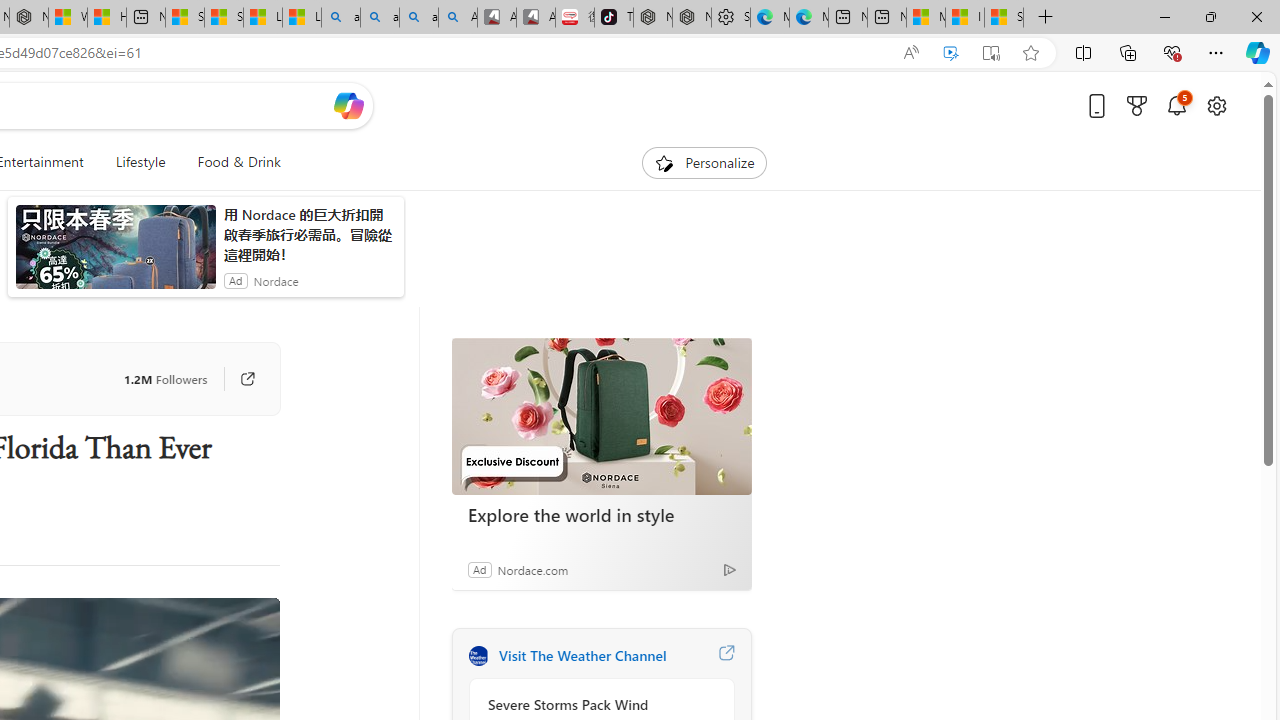  What do you see at coordinates (478, 569) in the screenshot?
I see `'Ad'` at bounding box center [478, 569].